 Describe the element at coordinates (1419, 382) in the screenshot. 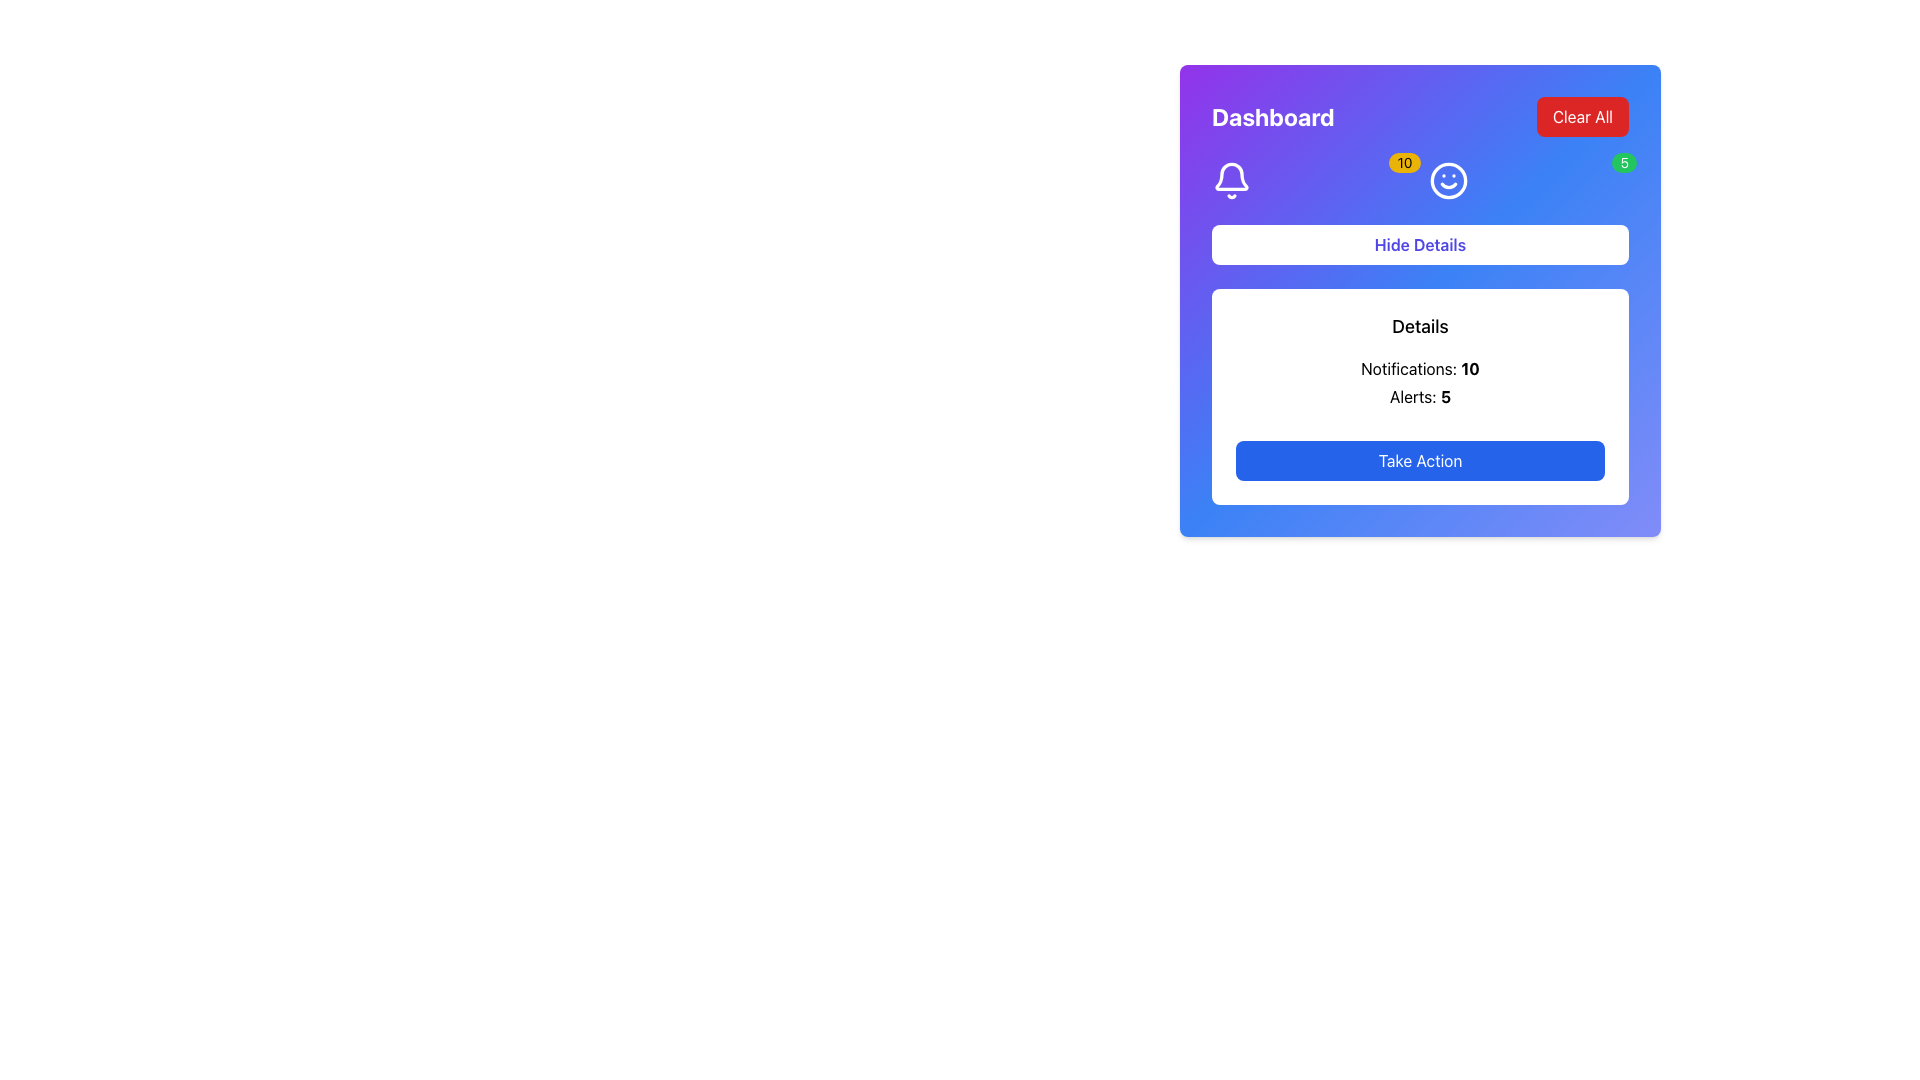

I see `the Information Display element that shows 'Notifications: 10' and 'Alerts: 5' located in the card titled 'Details', positioned below the title and above the 'Take Action' button` at that location.